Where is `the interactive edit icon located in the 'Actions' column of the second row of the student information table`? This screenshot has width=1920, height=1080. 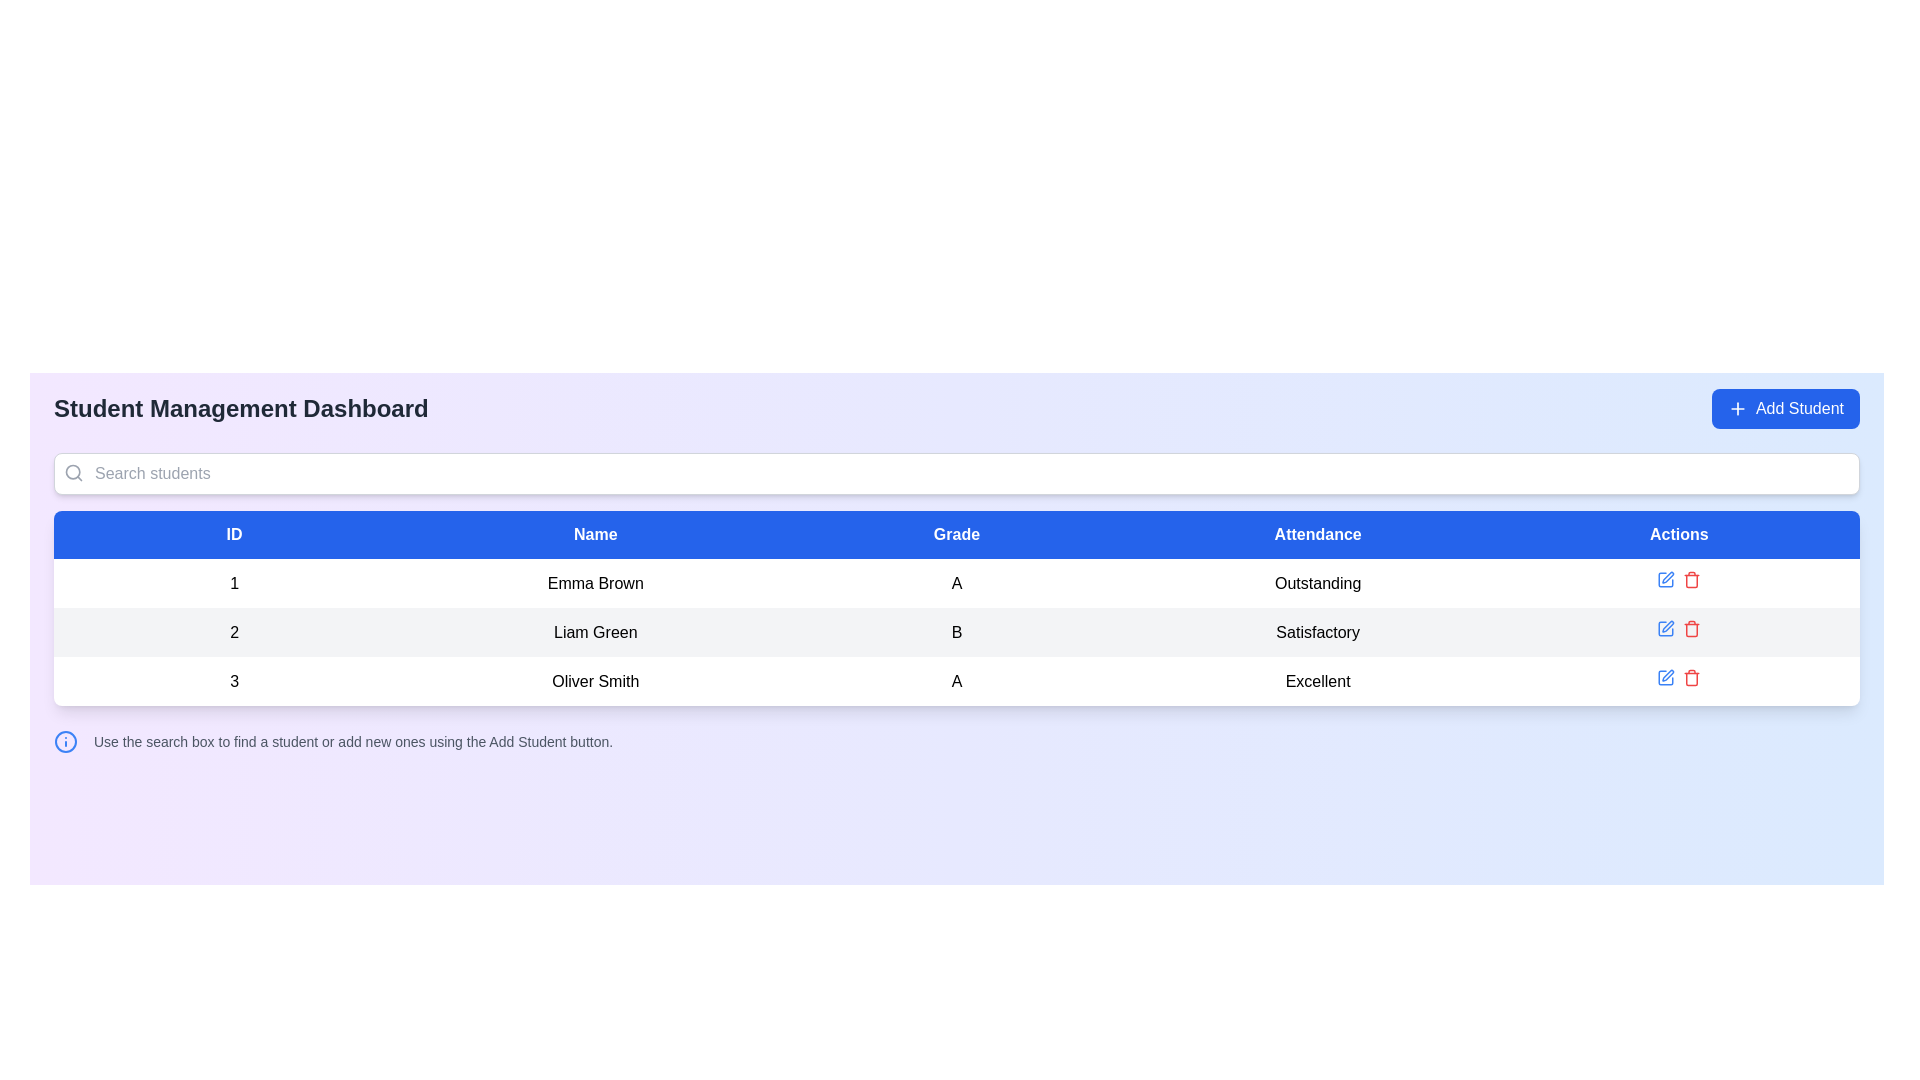
the interactive edit icon located in the 'Actions' column of the second row of the student information table is located at coordinates (1666, 627).